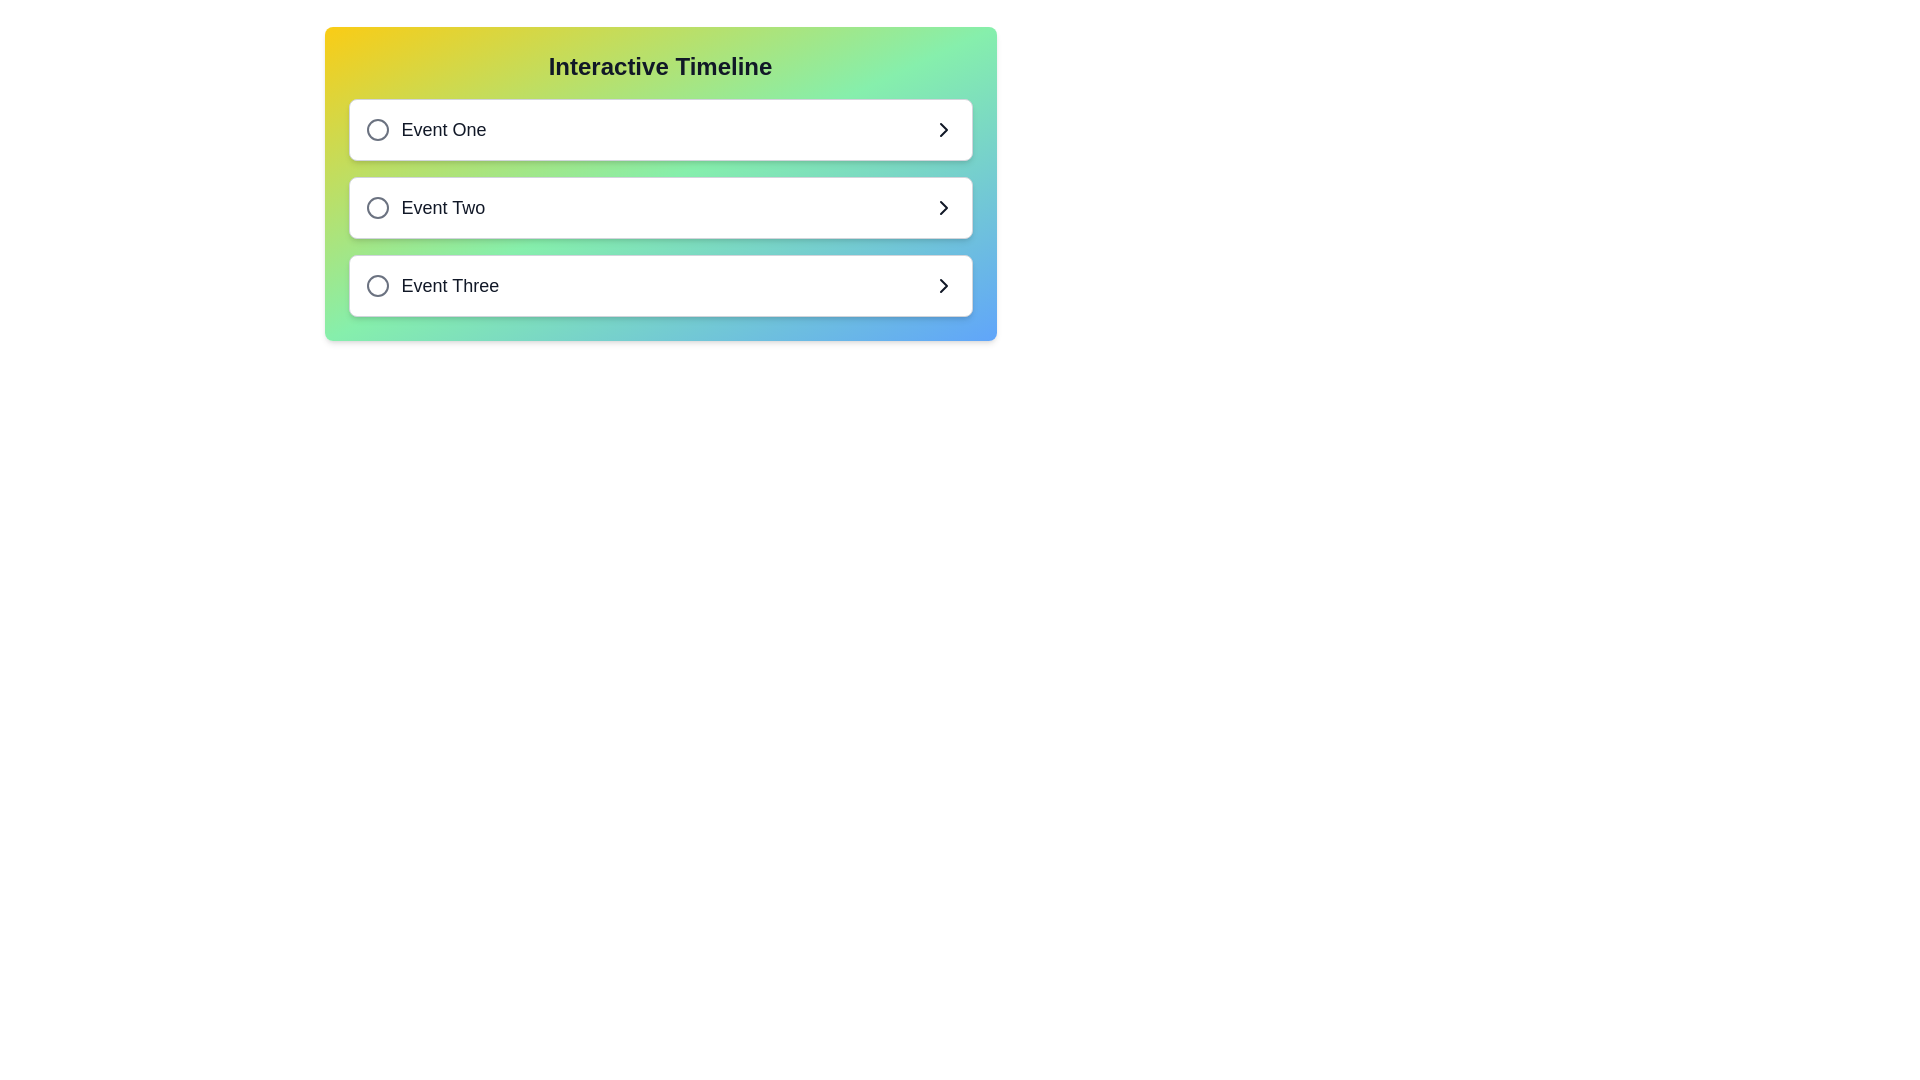  What do you see at coordinates (942, 130) in the screenshot?
I see `the arrow icon button at the far-right of the 'Event One' row` at bounding box center [942, 130].